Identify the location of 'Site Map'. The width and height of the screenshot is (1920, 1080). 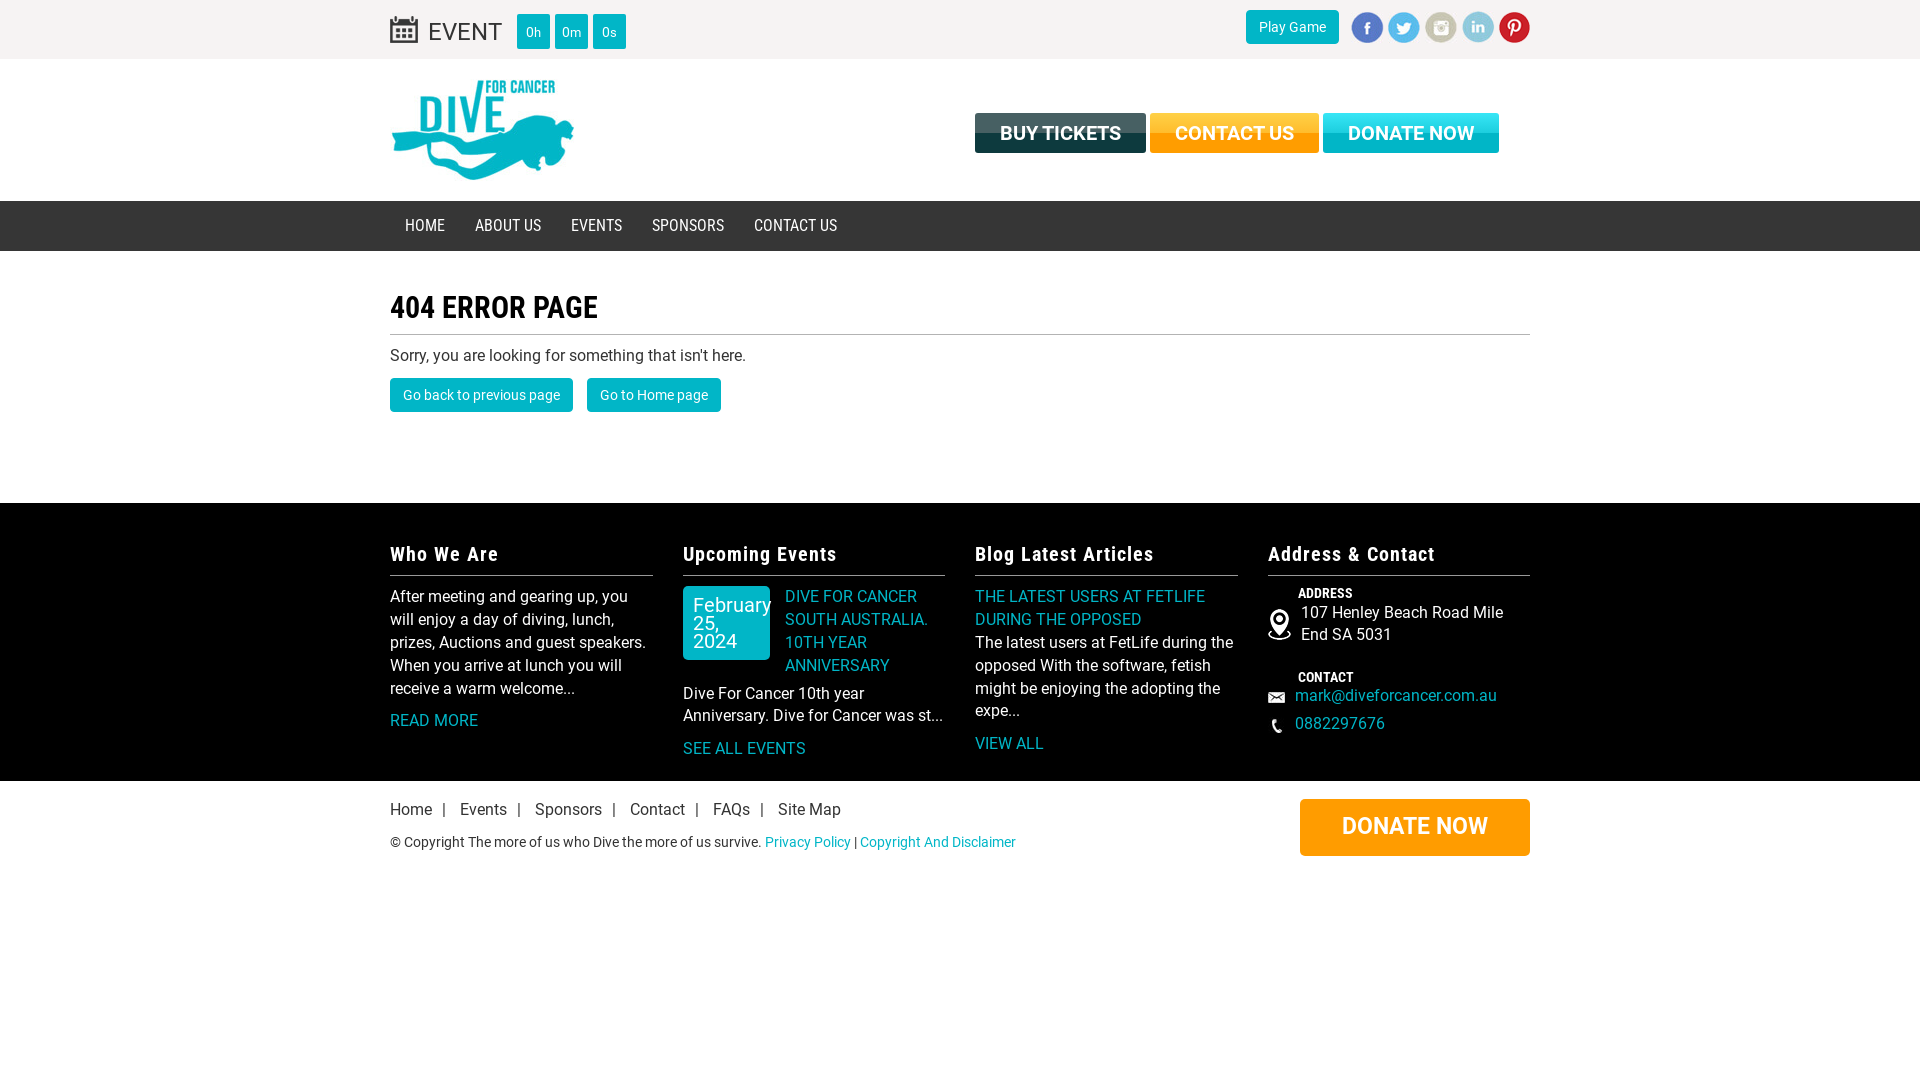
(809, 810).